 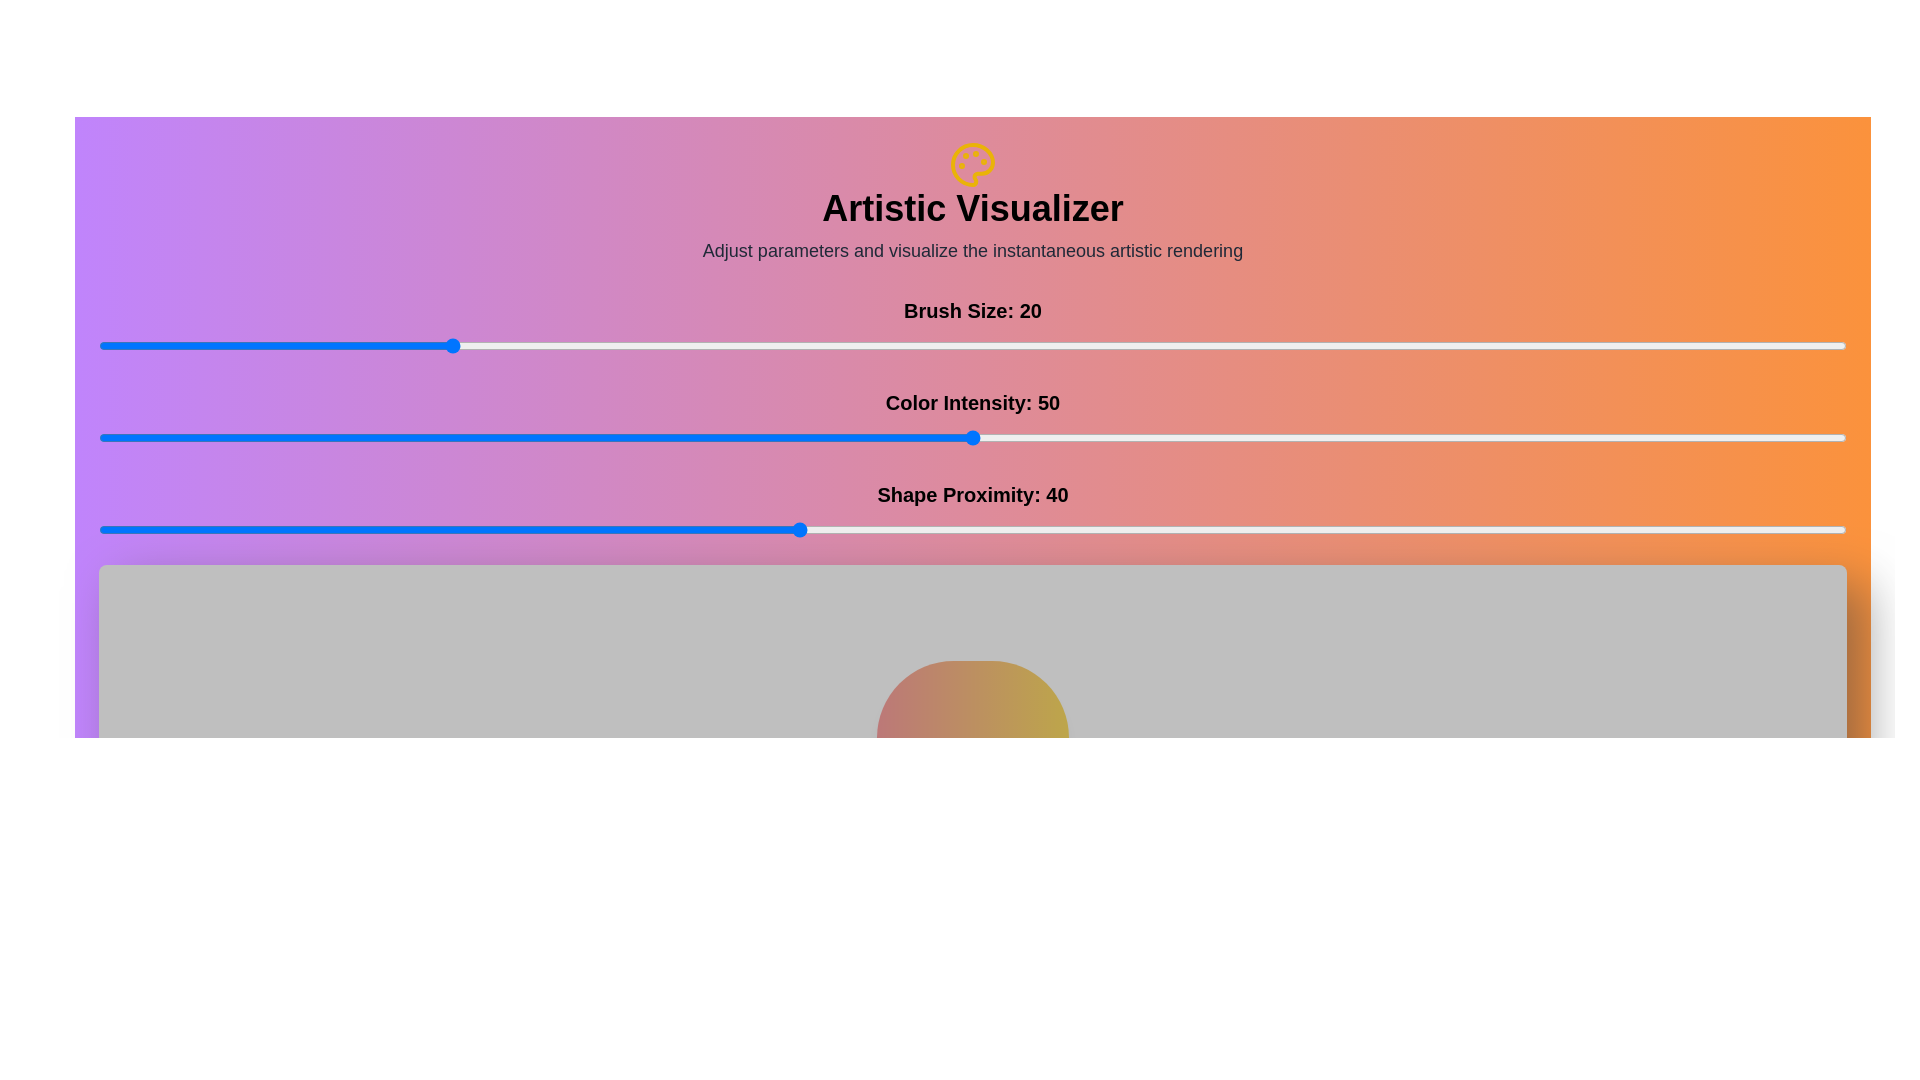 What do you see at coordinates (290, 437) in the screenshot?
I see `the 'Color Intensity' slider to 11 value` at bounding box center [290, 437].